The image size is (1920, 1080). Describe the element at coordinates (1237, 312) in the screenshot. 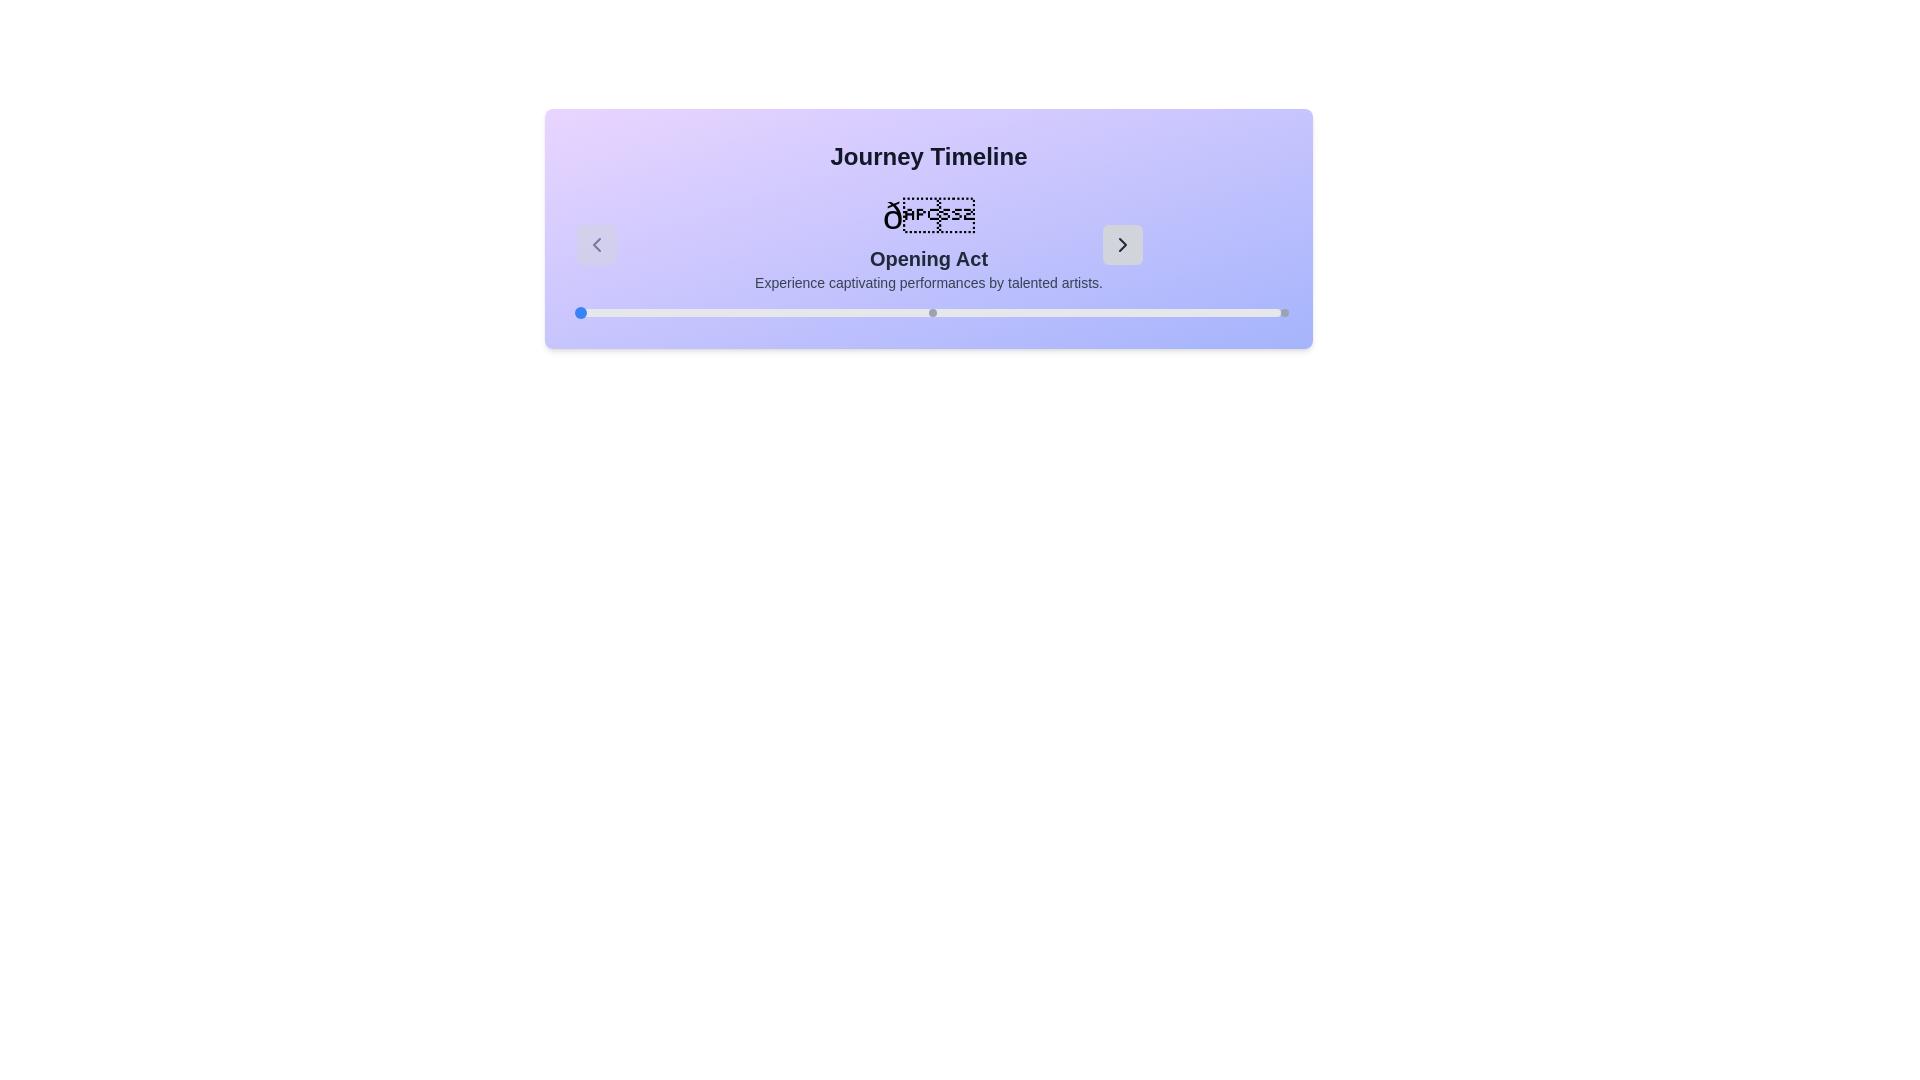

I see `the slider position` at that location.